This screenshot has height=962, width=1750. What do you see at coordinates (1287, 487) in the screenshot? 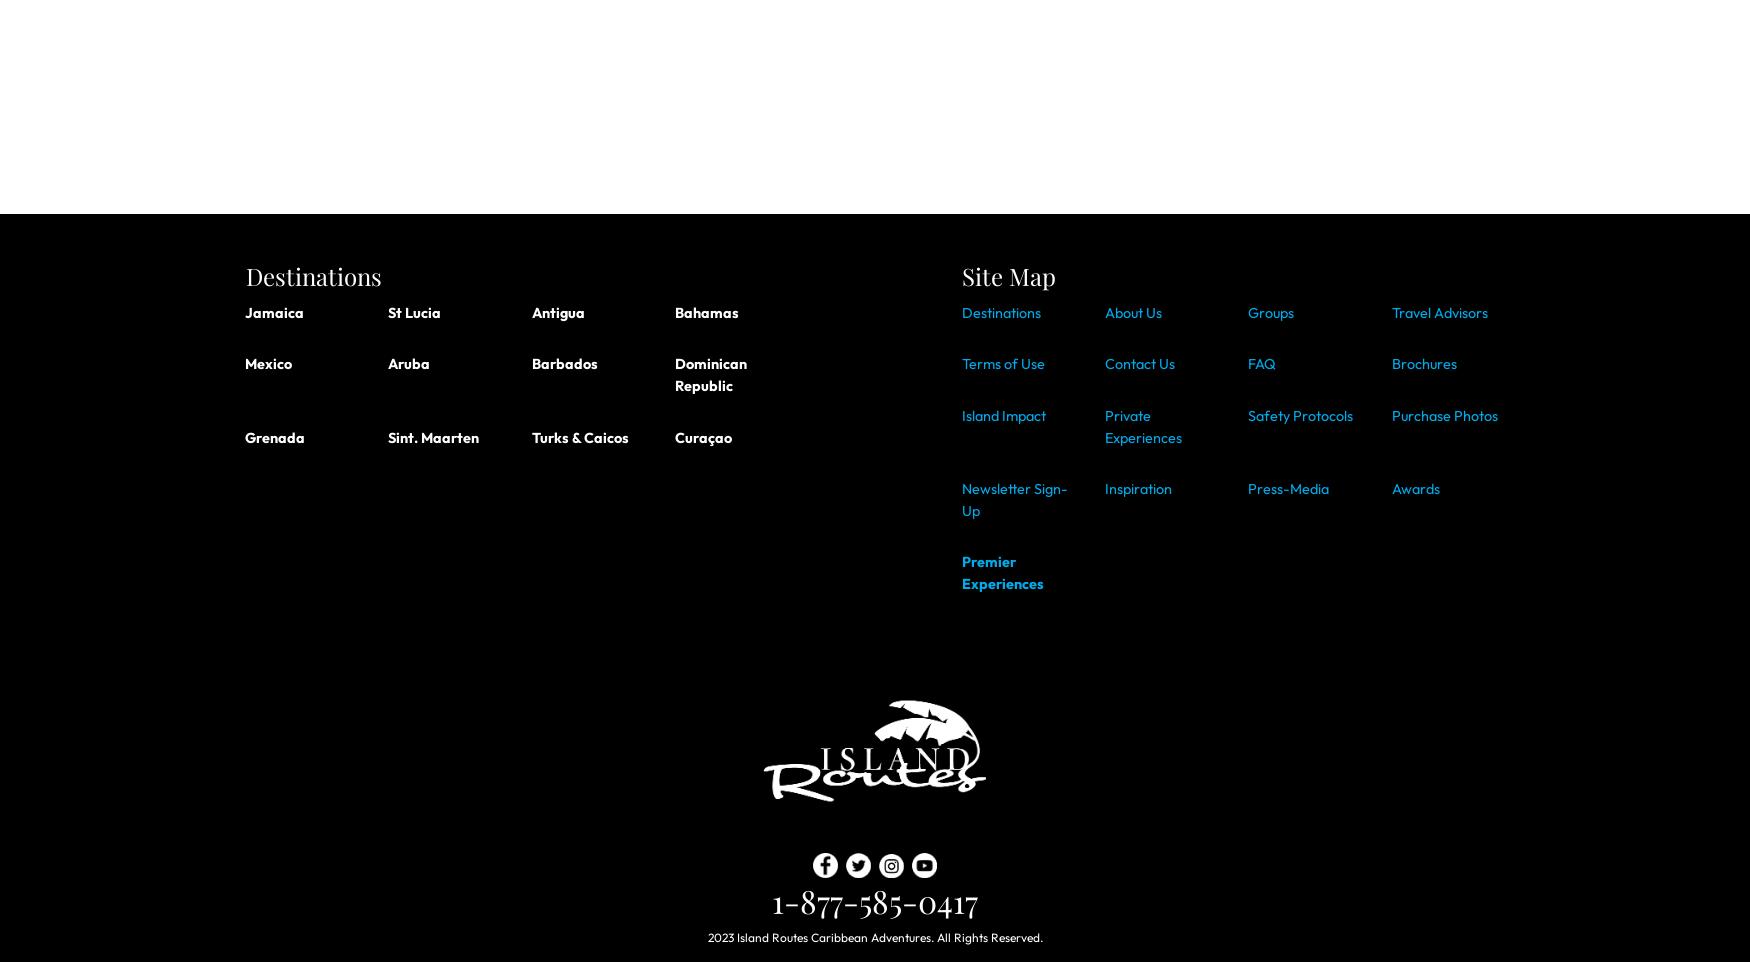
I see `'Press-Media'` at bounding box center [1287, 487].